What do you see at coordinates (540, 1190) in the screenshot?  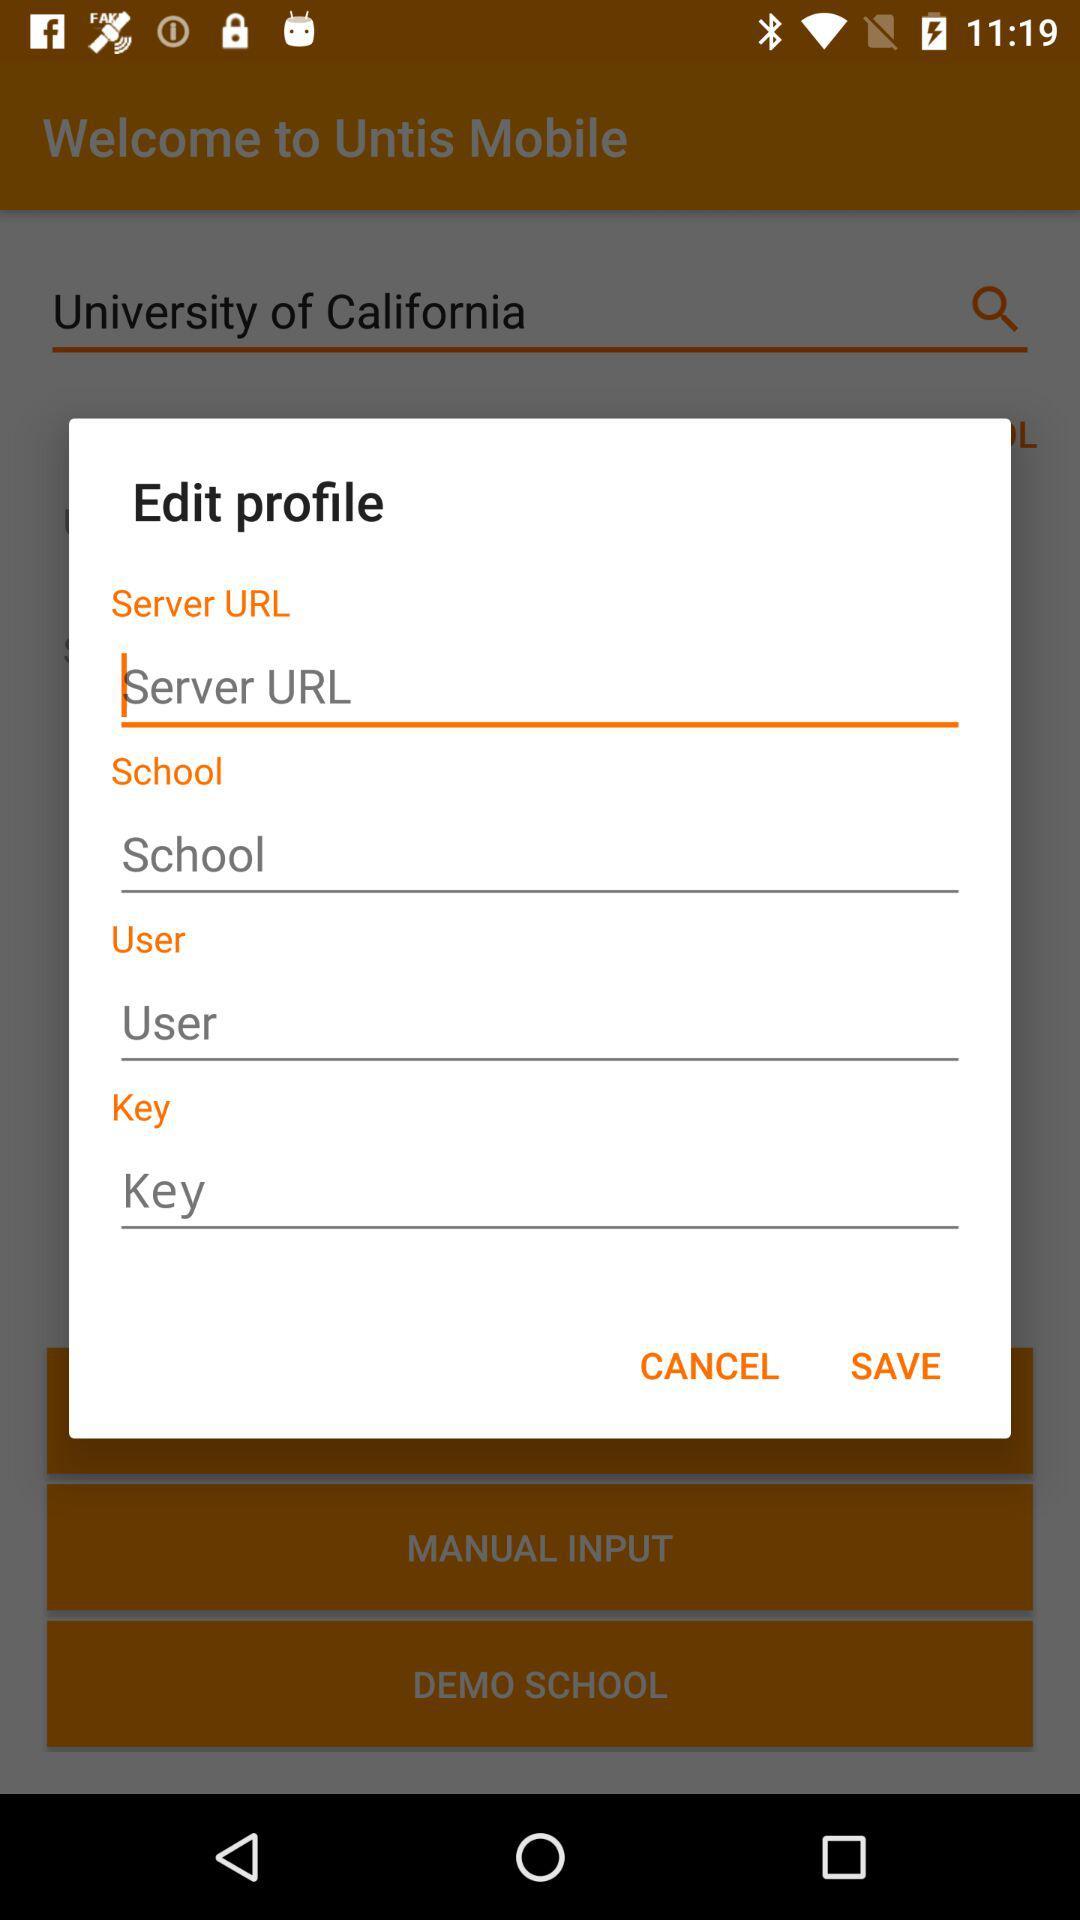 I see `key code` at bounding box center [540, 1190].